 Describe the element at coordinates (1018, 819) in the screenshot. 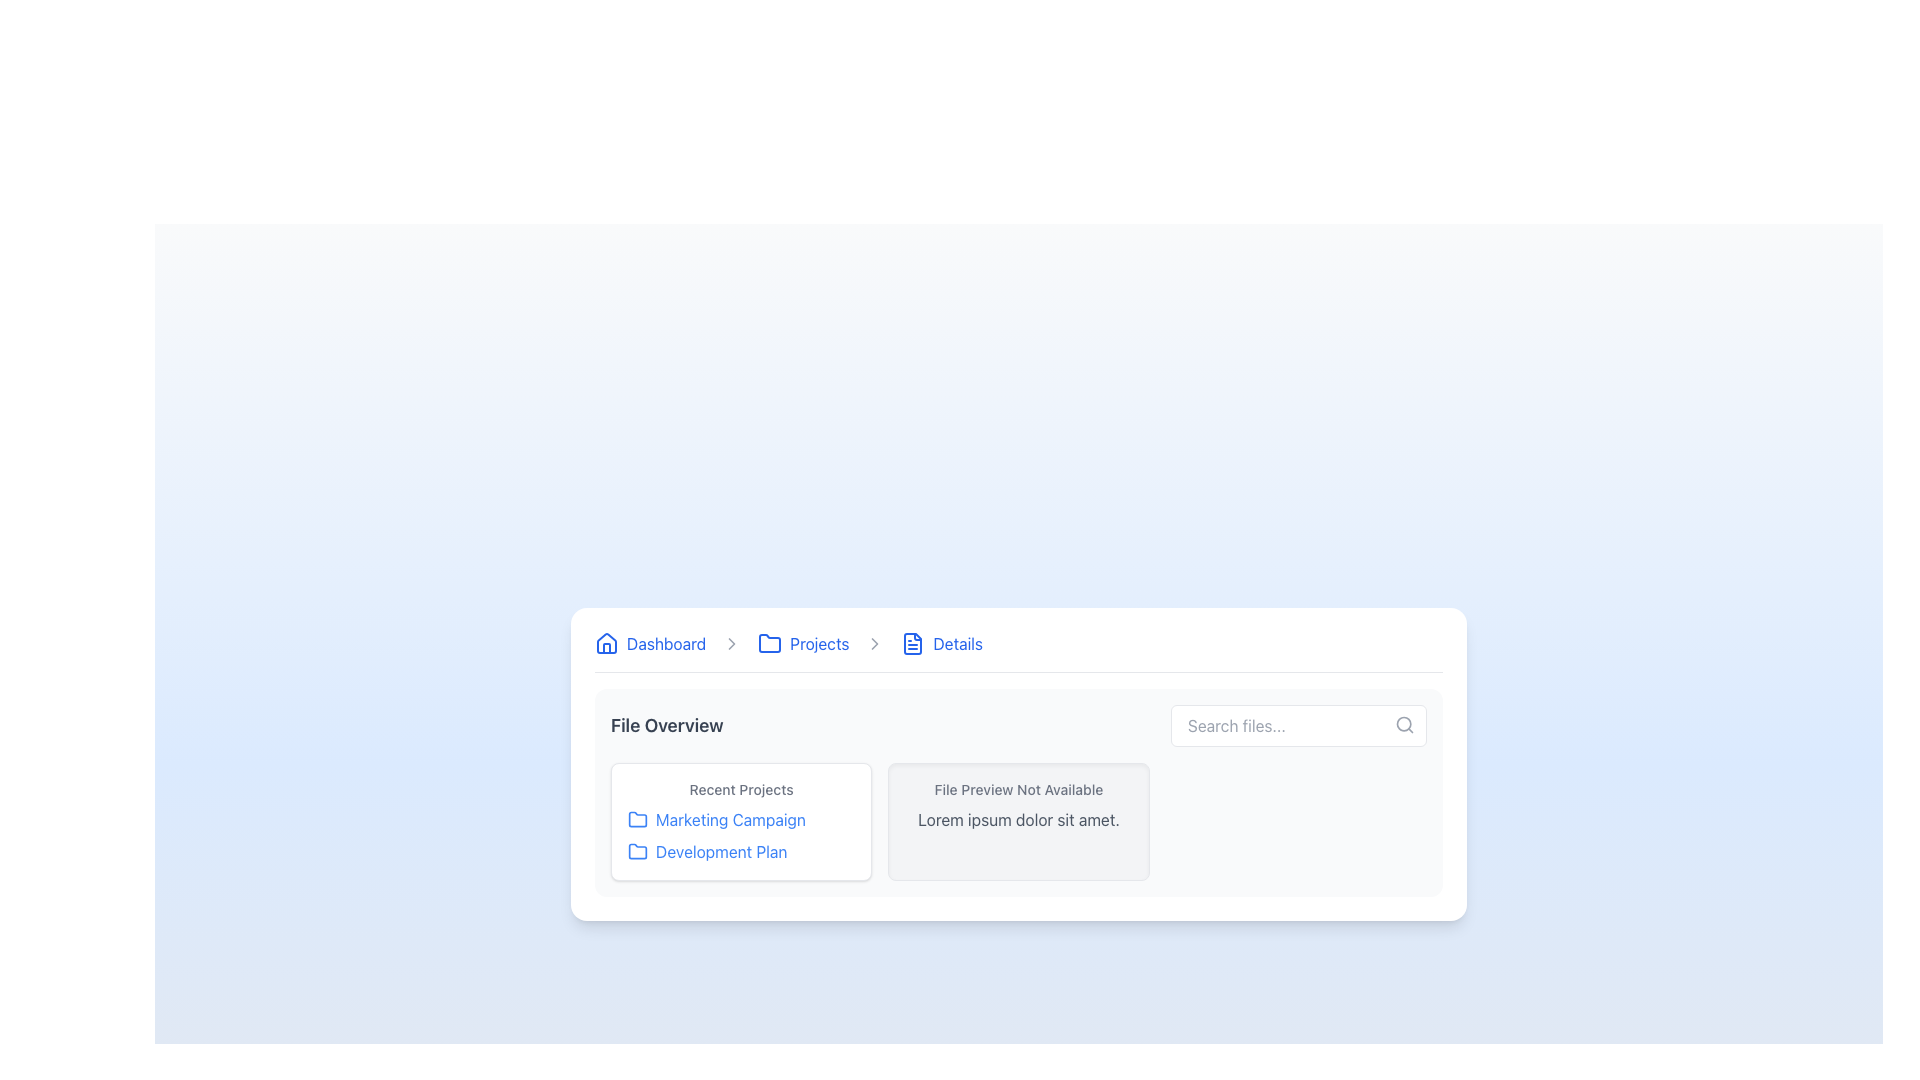

I see `the text area displaying 'Lorem ipsum dolor sit amet.' located under the 'File Preview Not Available' section in the 'File Overview' area` at that location.